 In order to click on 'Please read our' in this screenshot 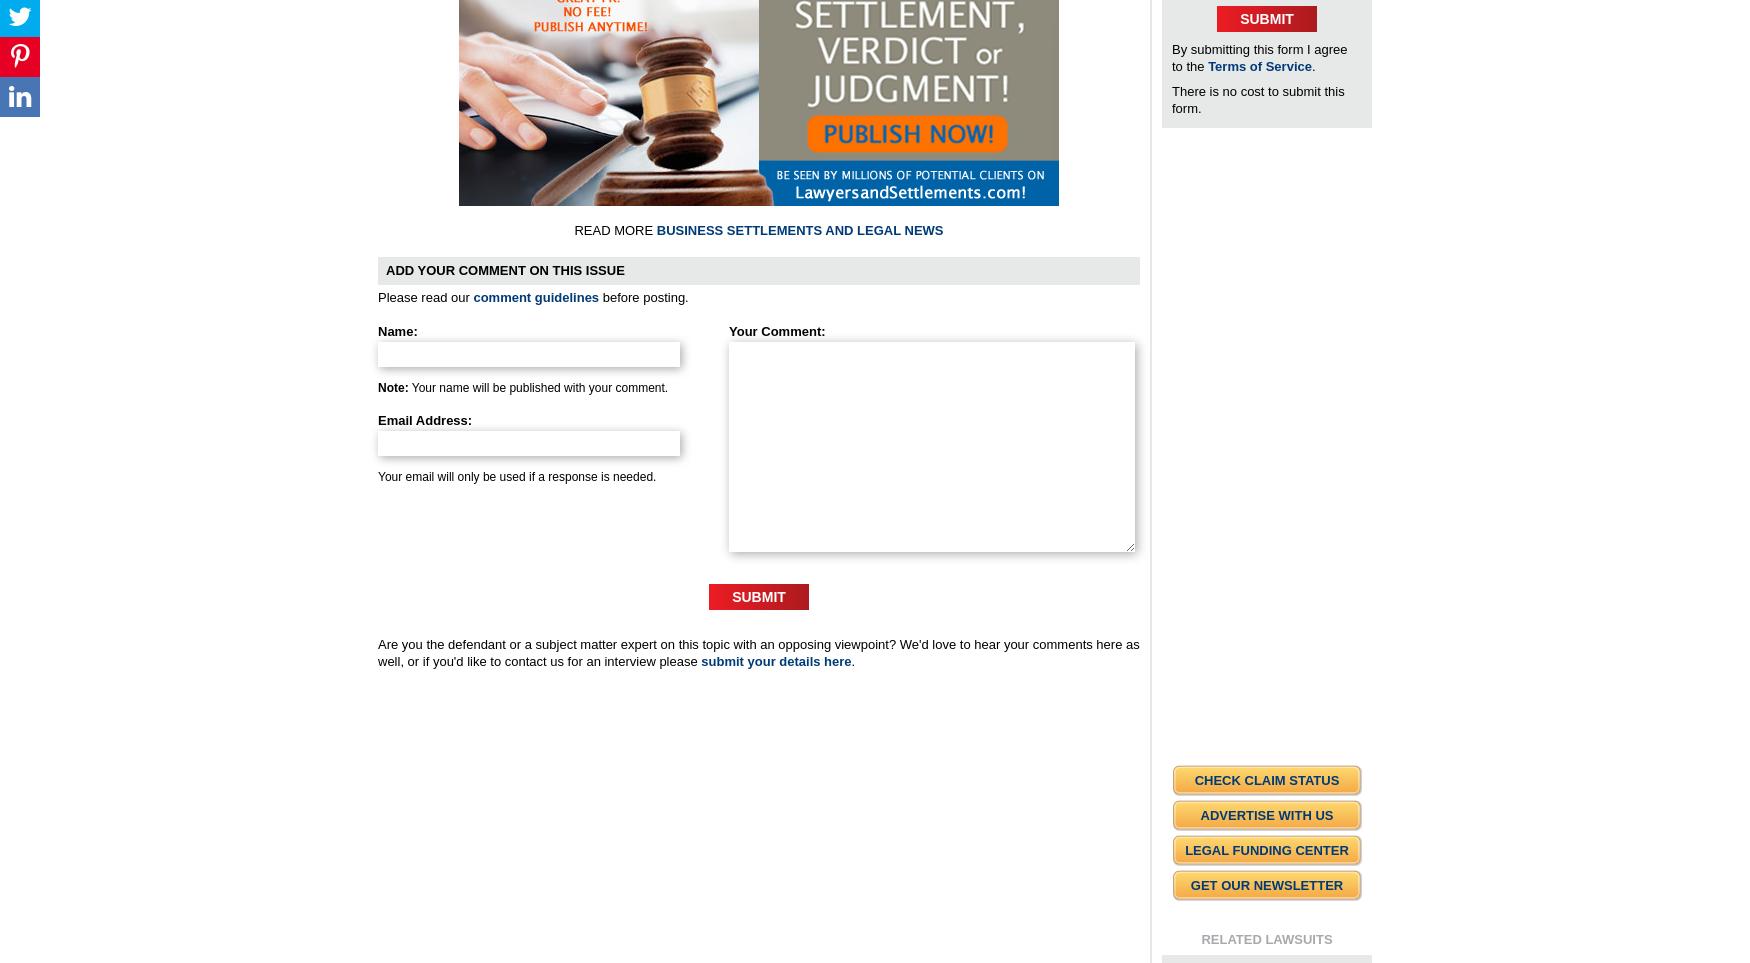, I will do `click(424, 296)`.